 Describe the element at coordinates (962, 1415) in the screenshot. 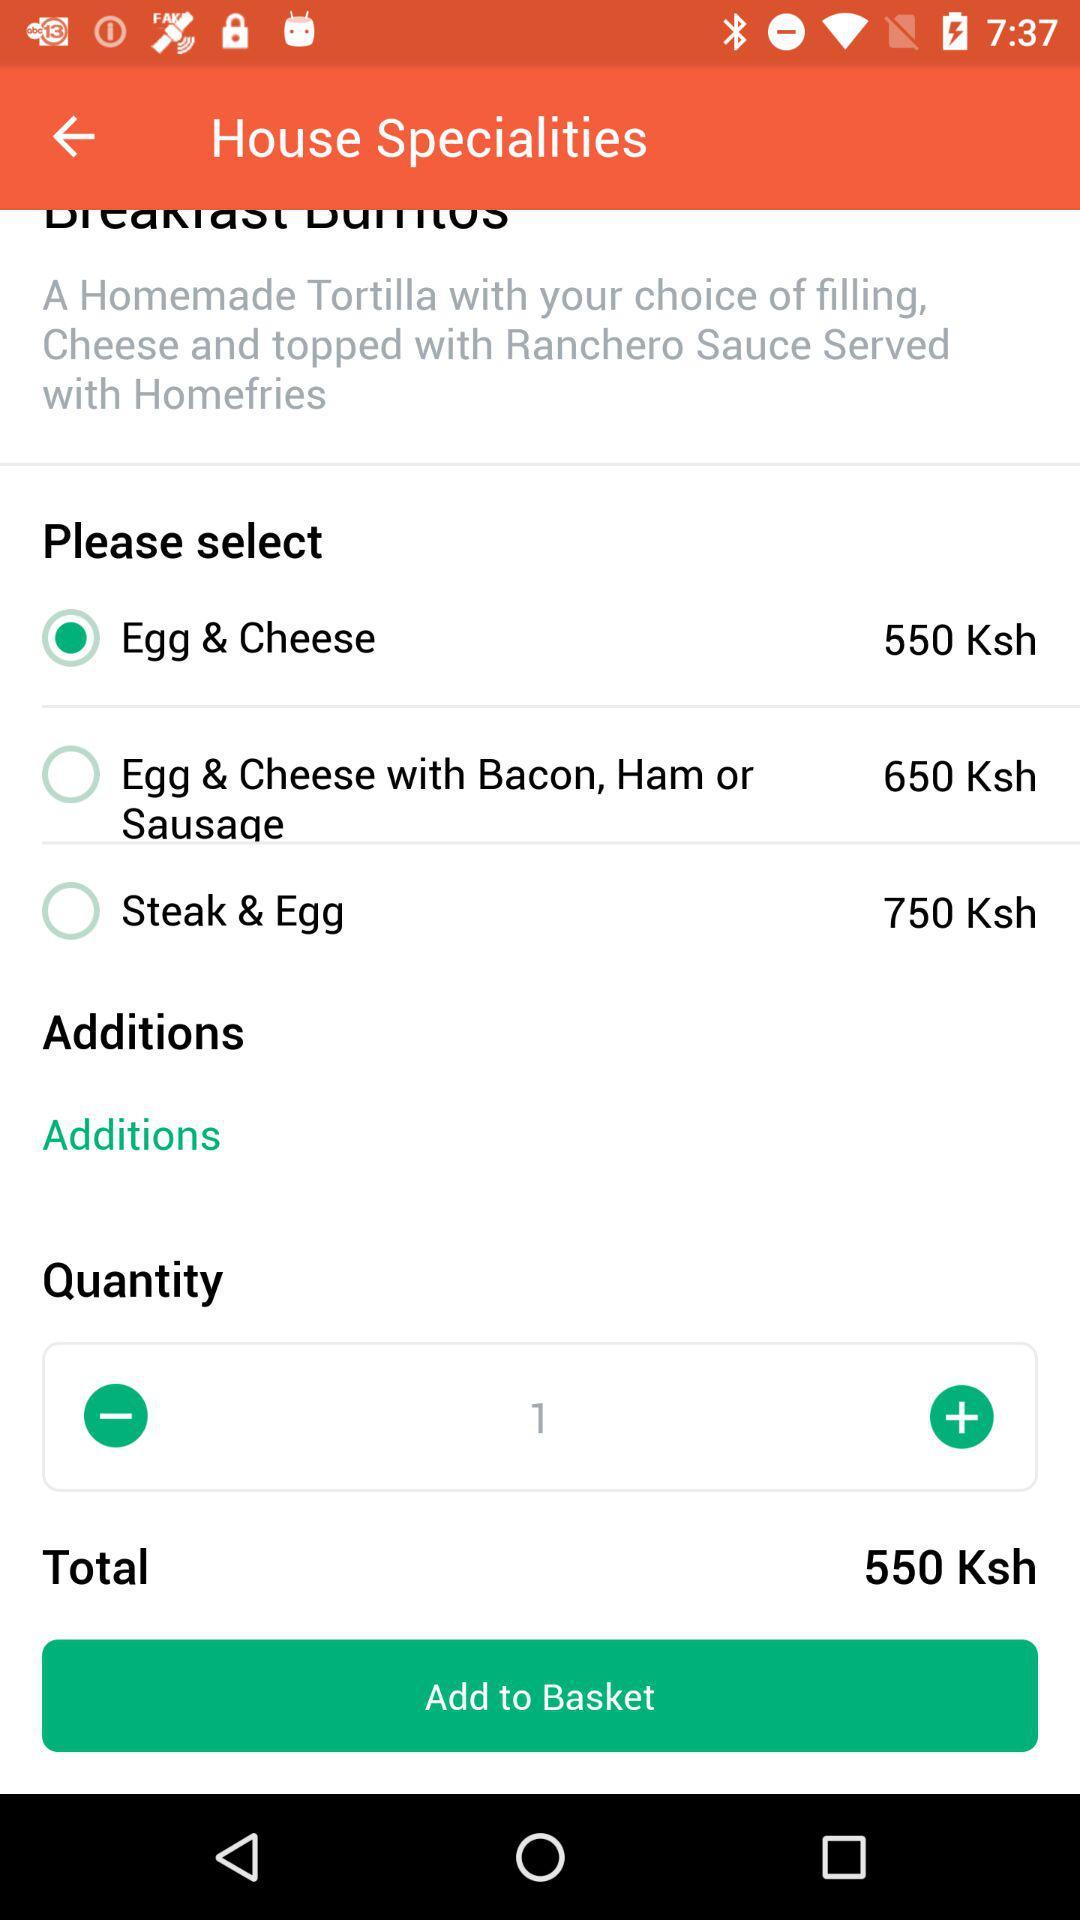

I see `the add icon` at that location.